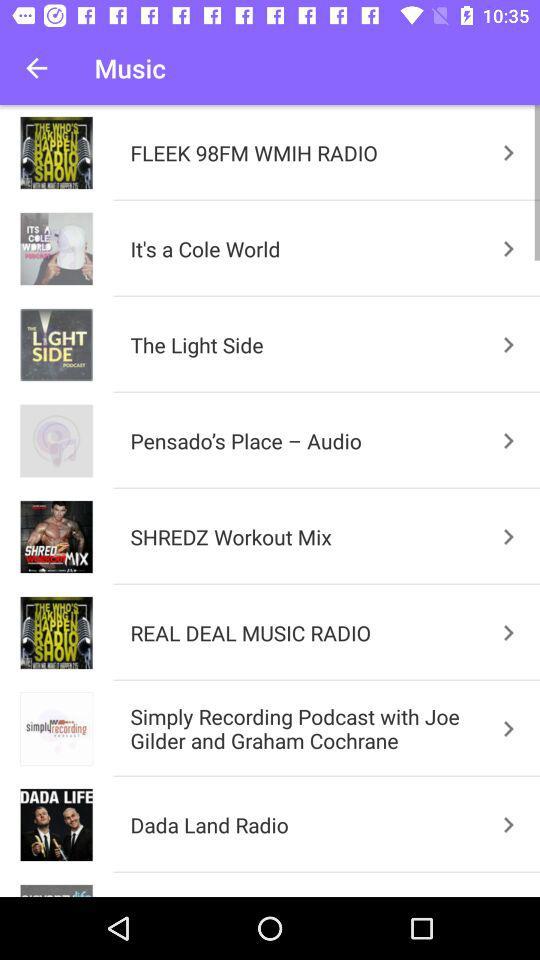 This screenshot has height=960, width=540. Describe the element at coordinates (56, 728) in the screenshot. I see `the image which is left to text simply recording podcast with joe glider and graham cochrane` at that location.